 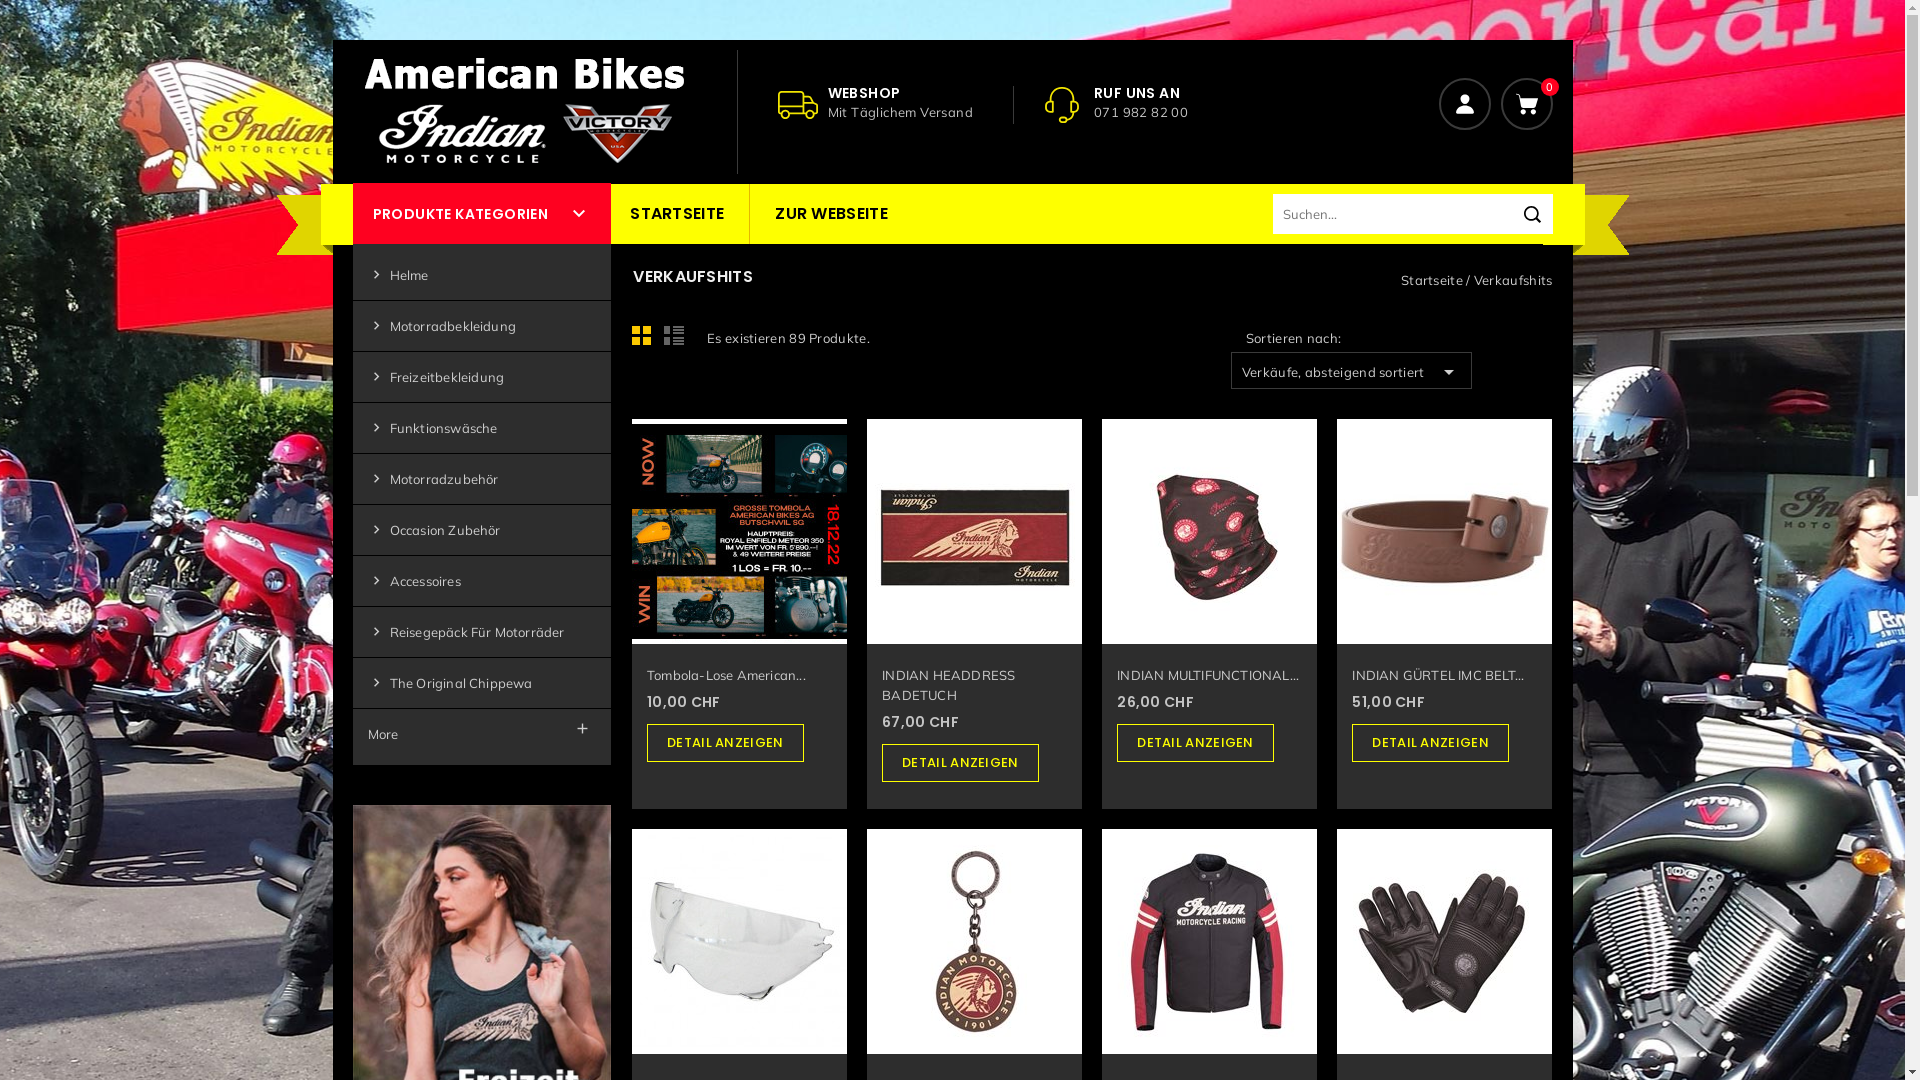 What do you see at coordinates (676, 213) in the screenshot?
I see `'STARTSEITE'` at bounding box center [676, 213].